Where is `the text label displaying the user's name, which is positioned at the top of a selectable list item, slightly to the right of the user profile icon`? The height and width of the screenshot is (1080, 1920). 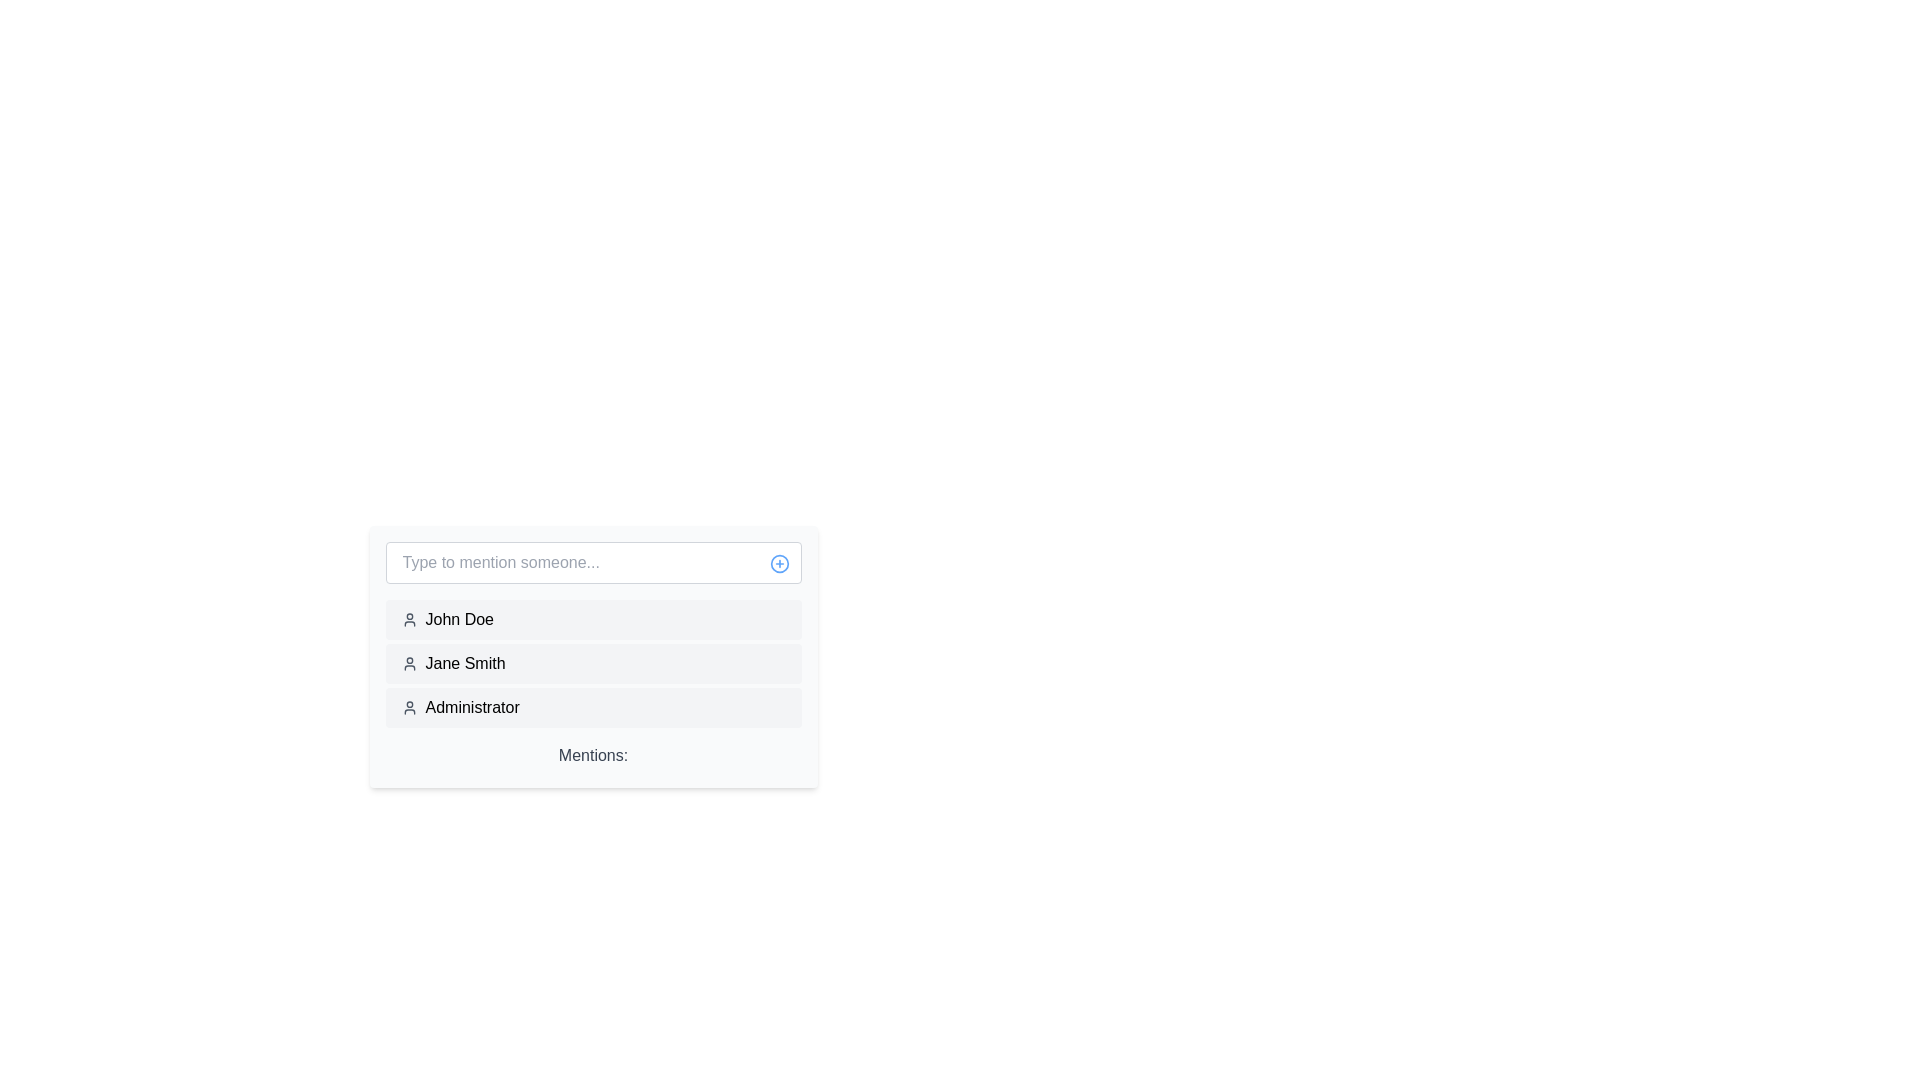 the text label displaying the user's name, which is positioned at the top of a selectable list item, slightly to the right of the user profile icon is located at coordinates (458, 619).